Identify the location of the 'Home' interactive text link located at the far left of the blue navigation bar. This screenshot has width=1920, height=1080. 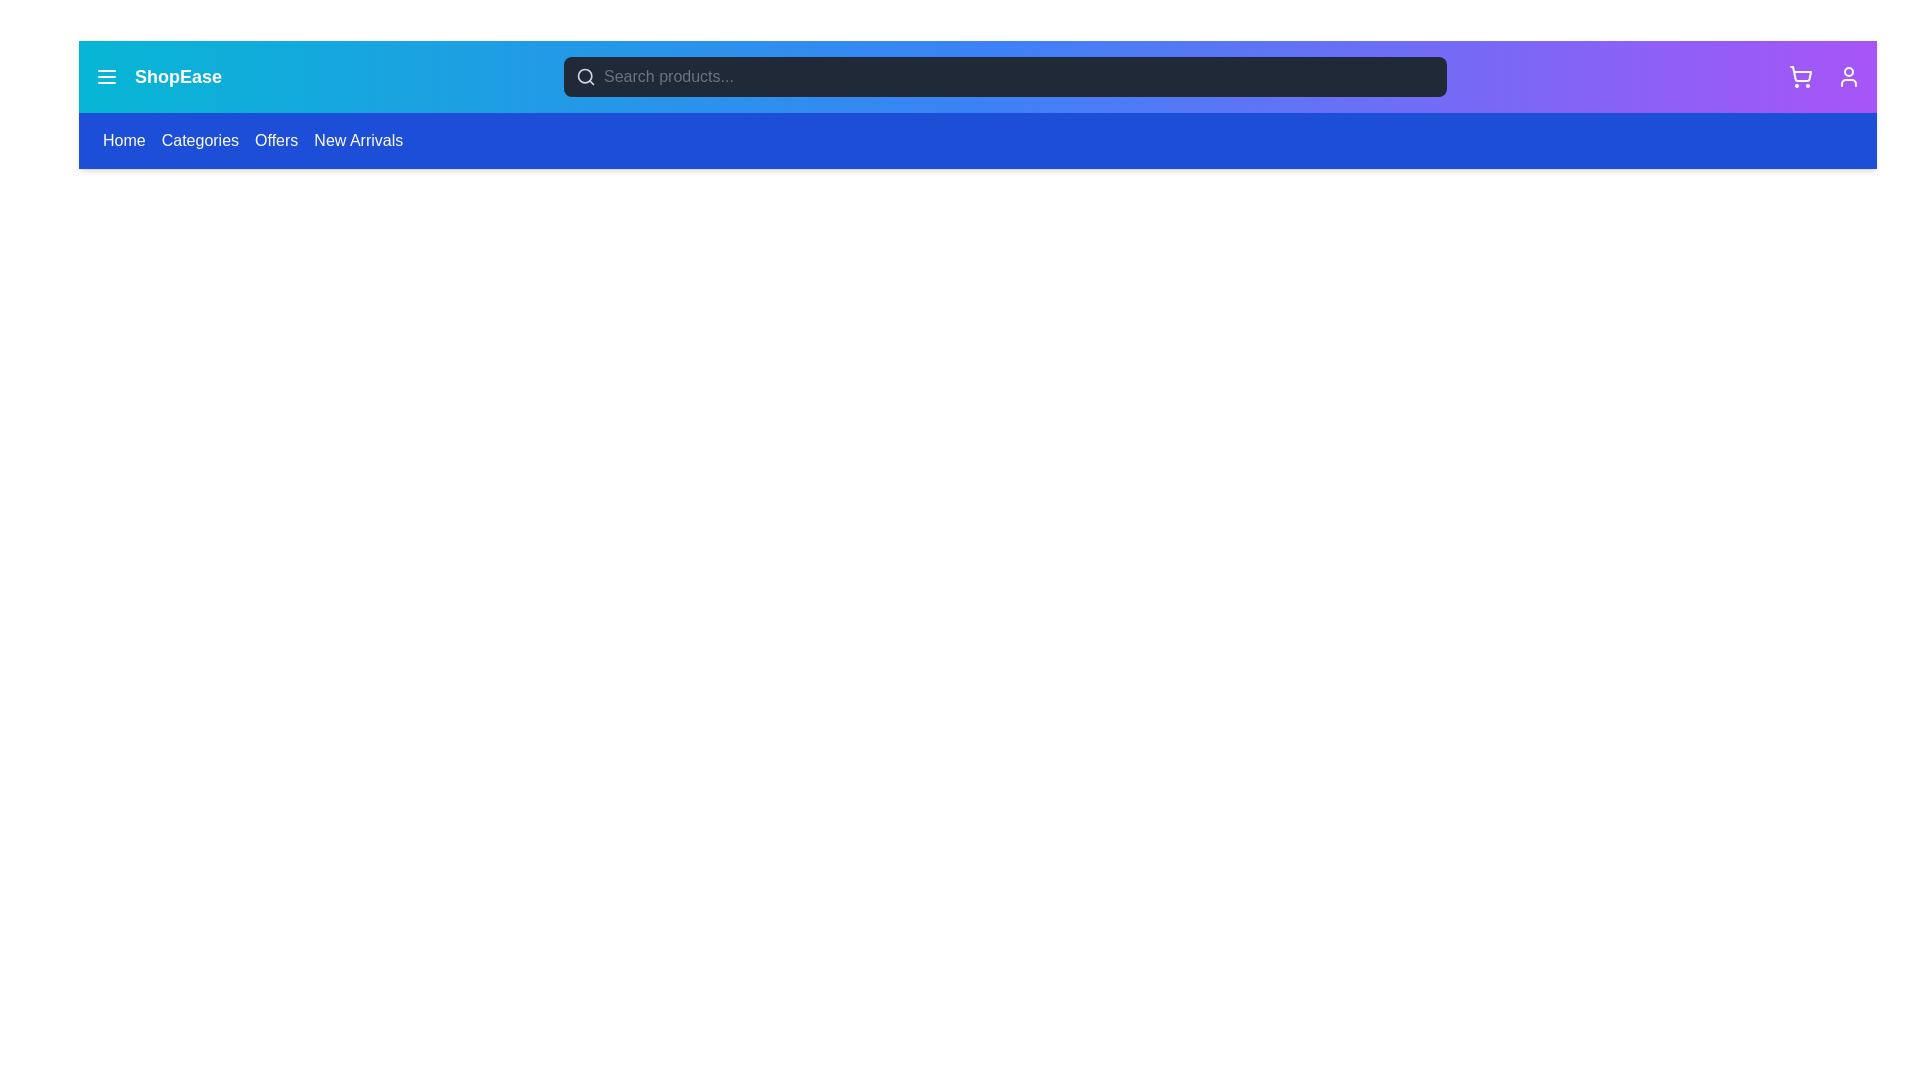
(123, 140).